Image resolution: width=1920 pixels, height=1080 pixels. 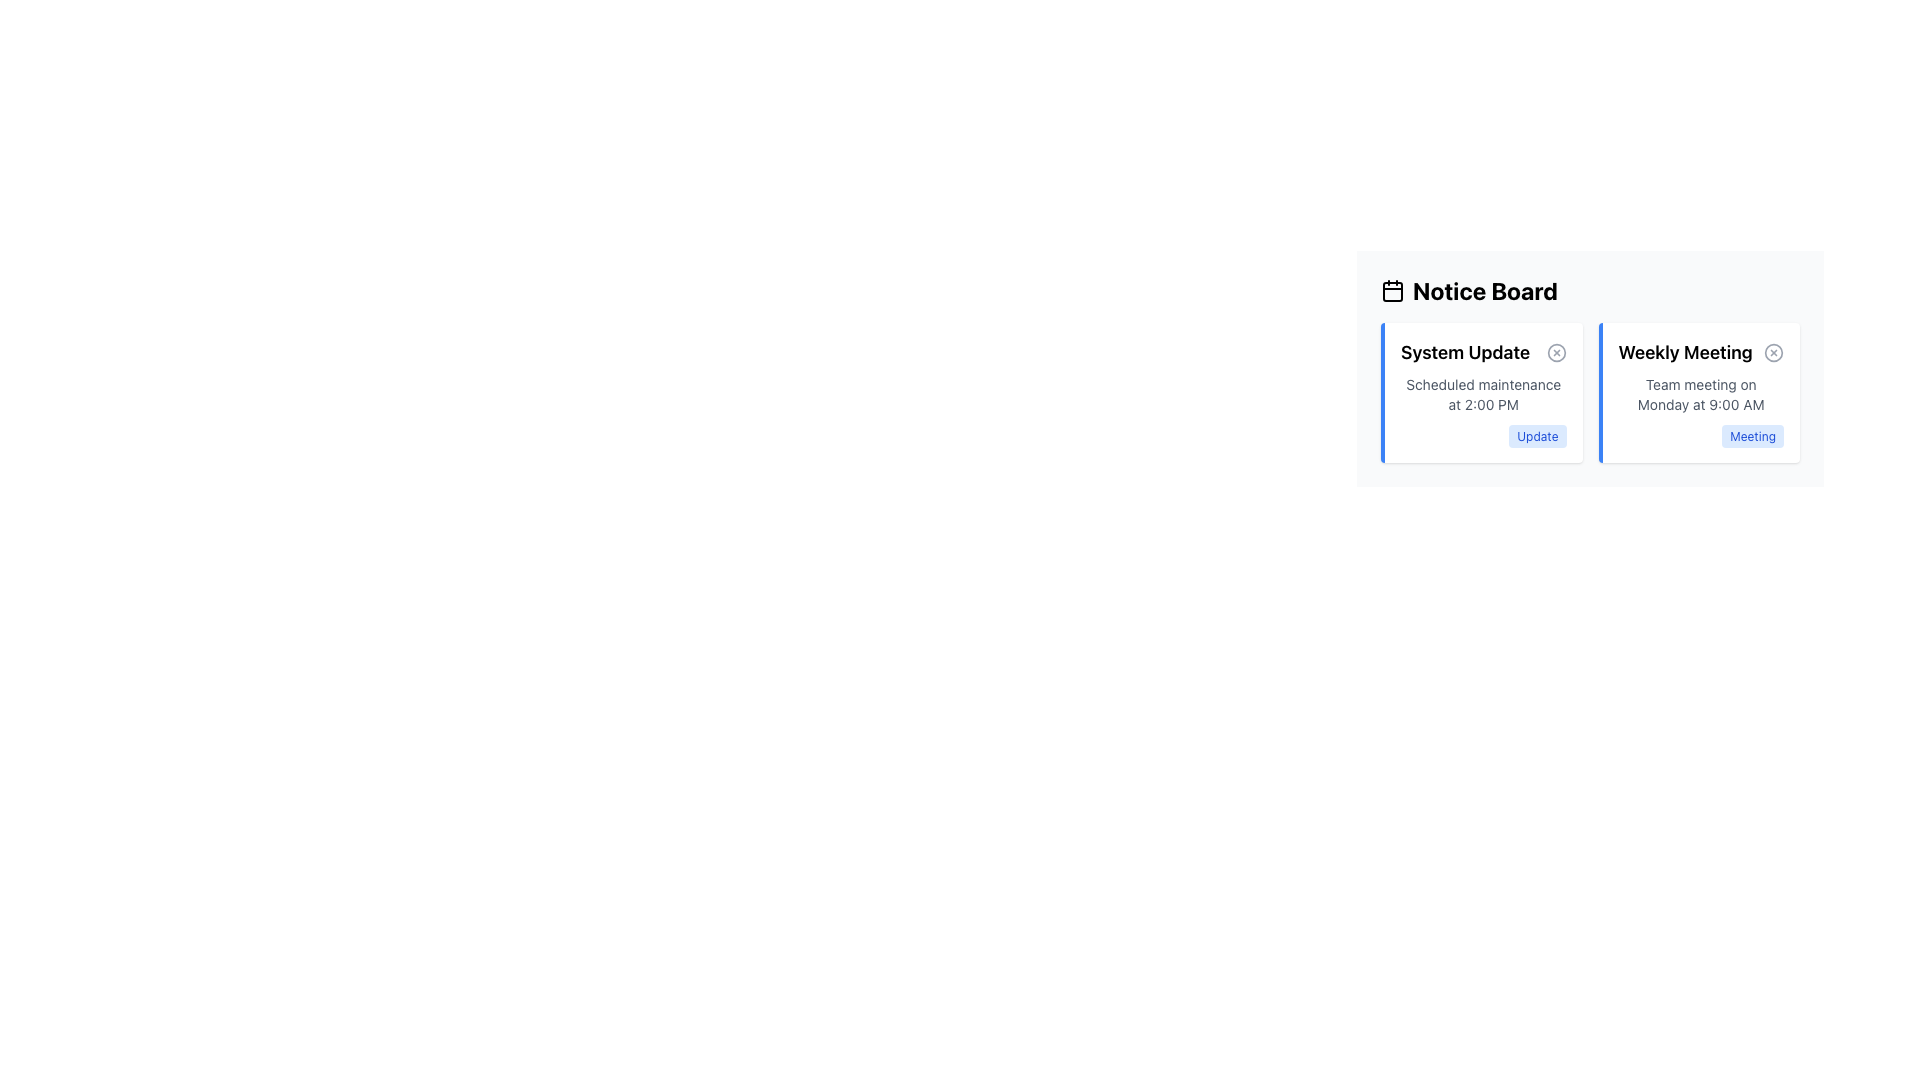 What do you see at coordinates (1700, 394) in the screenshot?
I see `the Text label that conveys specific details about a scheduled team meeting located beneath the 'Weekly Meeting' header and above the 'Meeting' label in the 'Weekly Meeting' card on the right side of the 'Notice Board' section` at bounding box center [1700, 394].